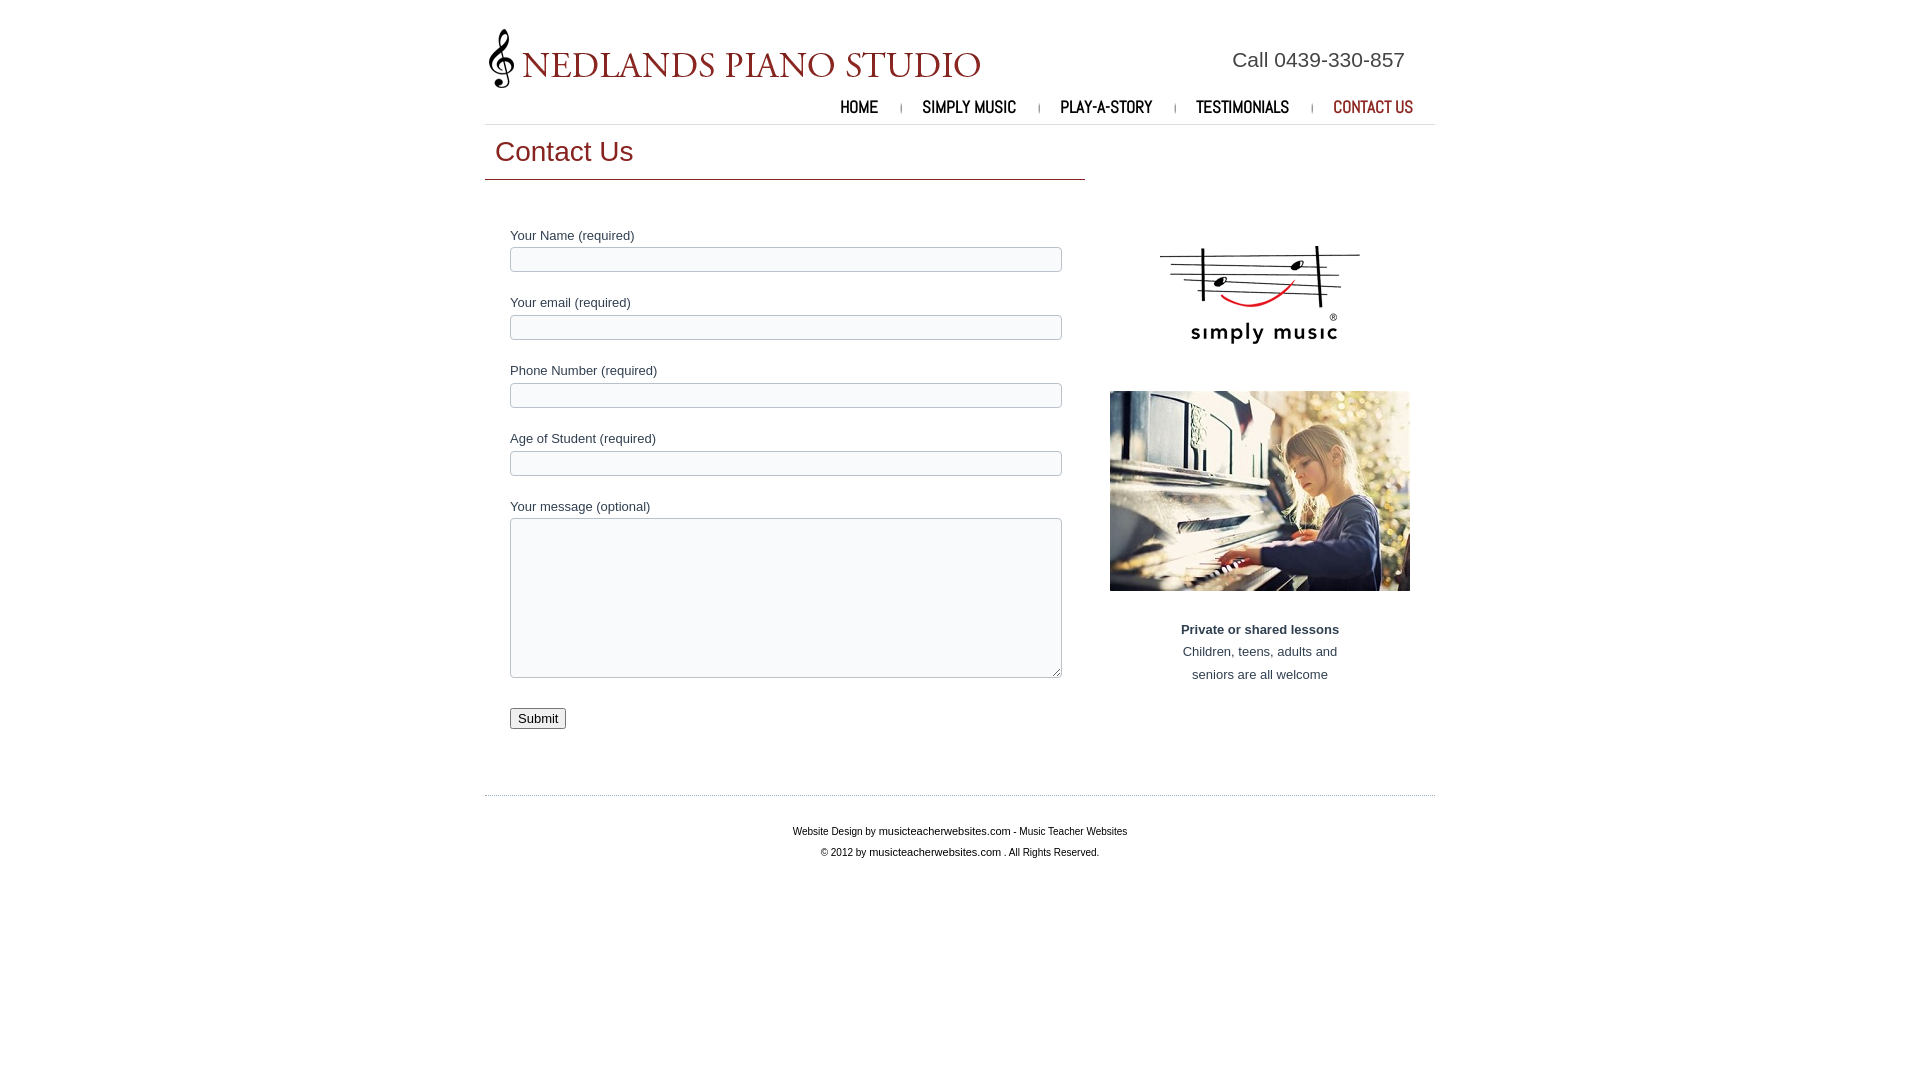 This screenshot has width=1920, height=1080. Describe the element at coordinates (934, 852) in the screenshot. I see `'musicteacherwebsites.com'` at that location.